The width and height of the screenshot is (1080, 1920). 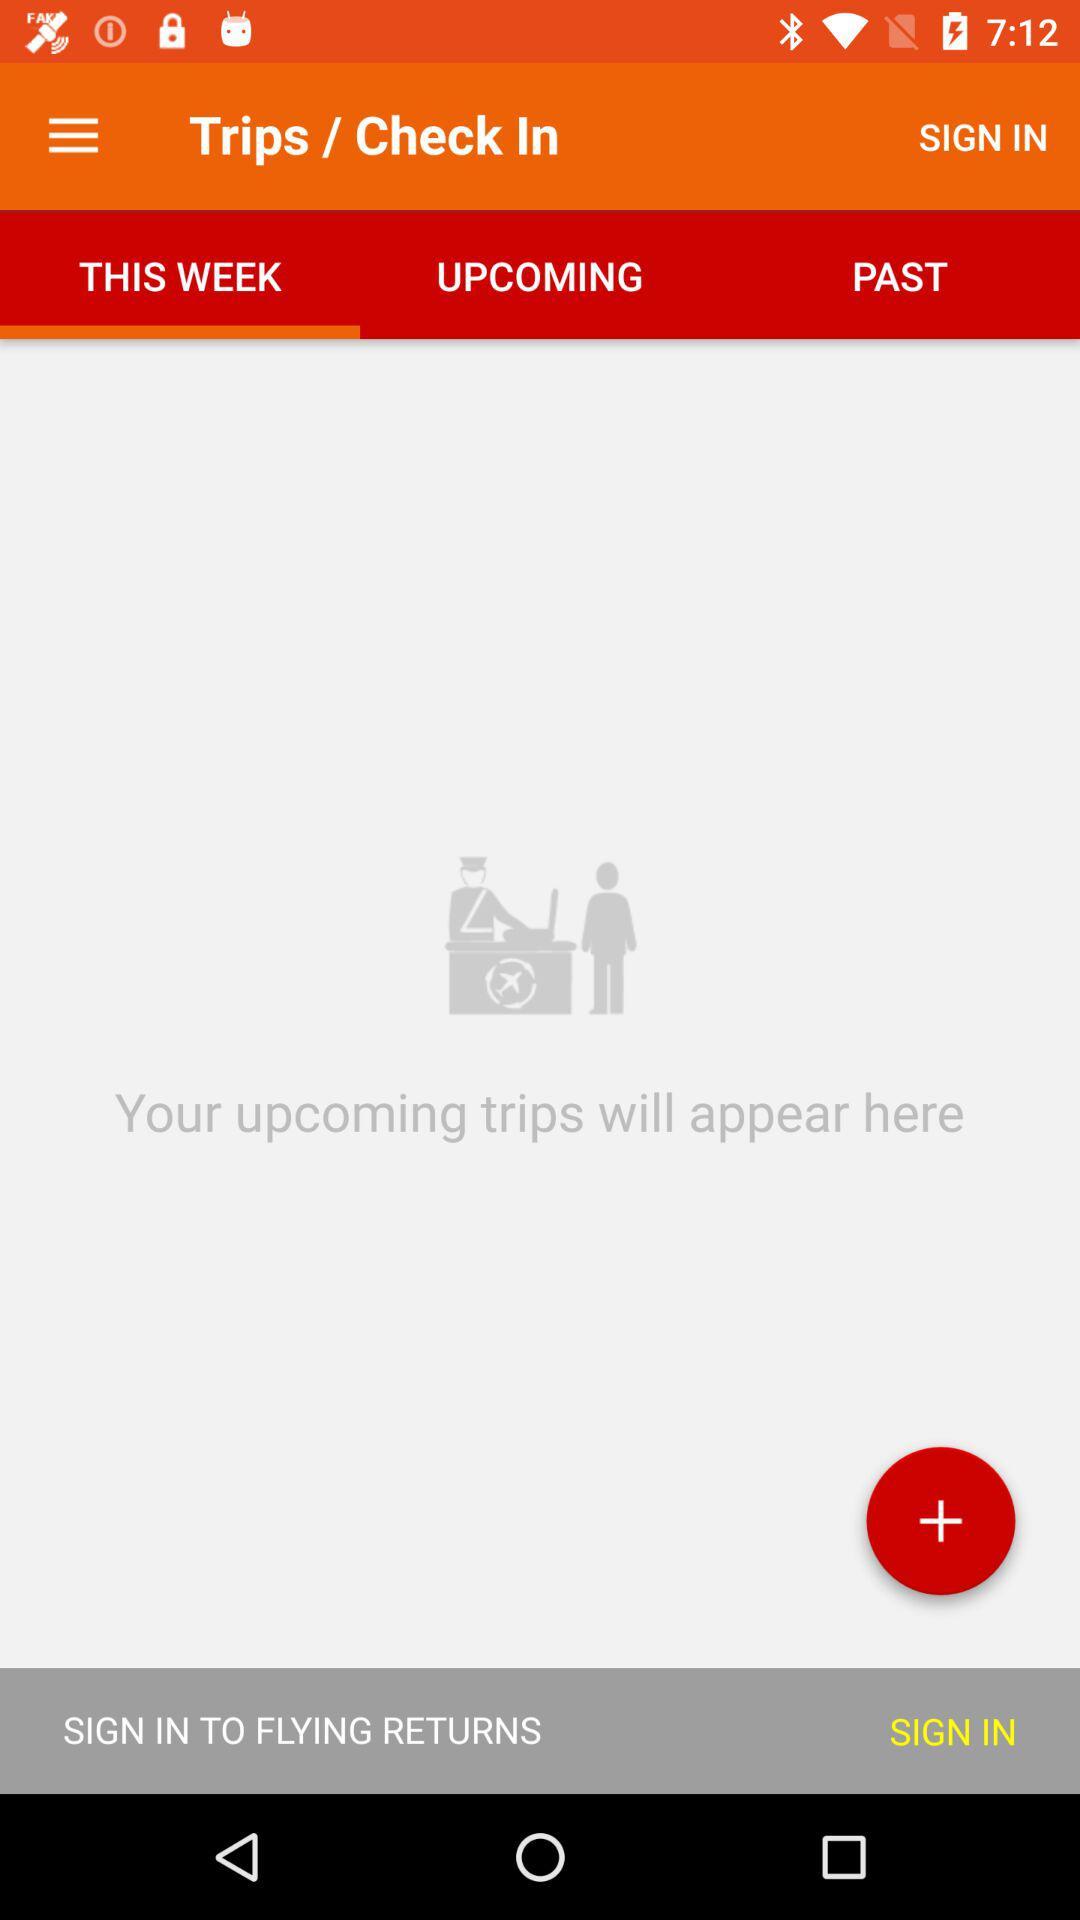 What do you see at coordinates (940, 1527) in the screenshot?
I see `the add icon` at bounding box center [940, 1527].